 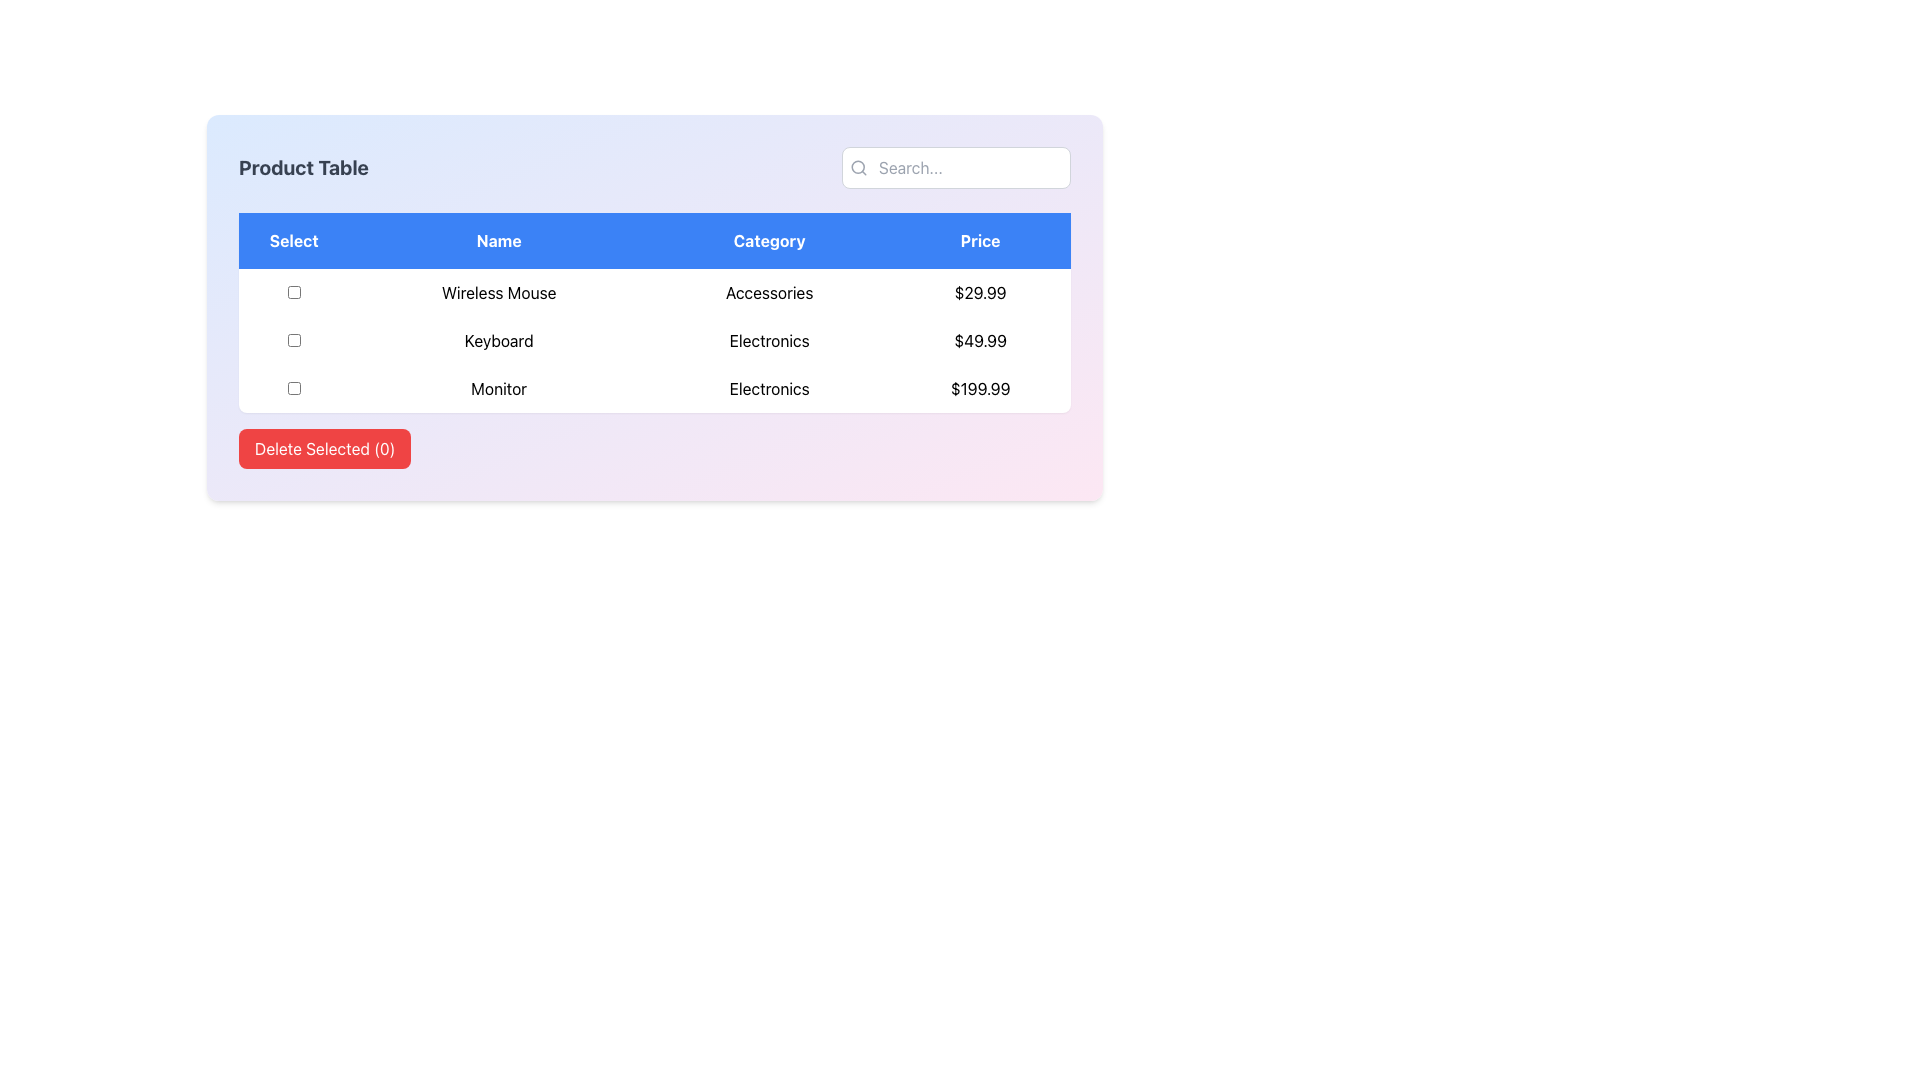 I want to click on the fourth table header which sorts the table by the price column, so click(x=980, y=239).